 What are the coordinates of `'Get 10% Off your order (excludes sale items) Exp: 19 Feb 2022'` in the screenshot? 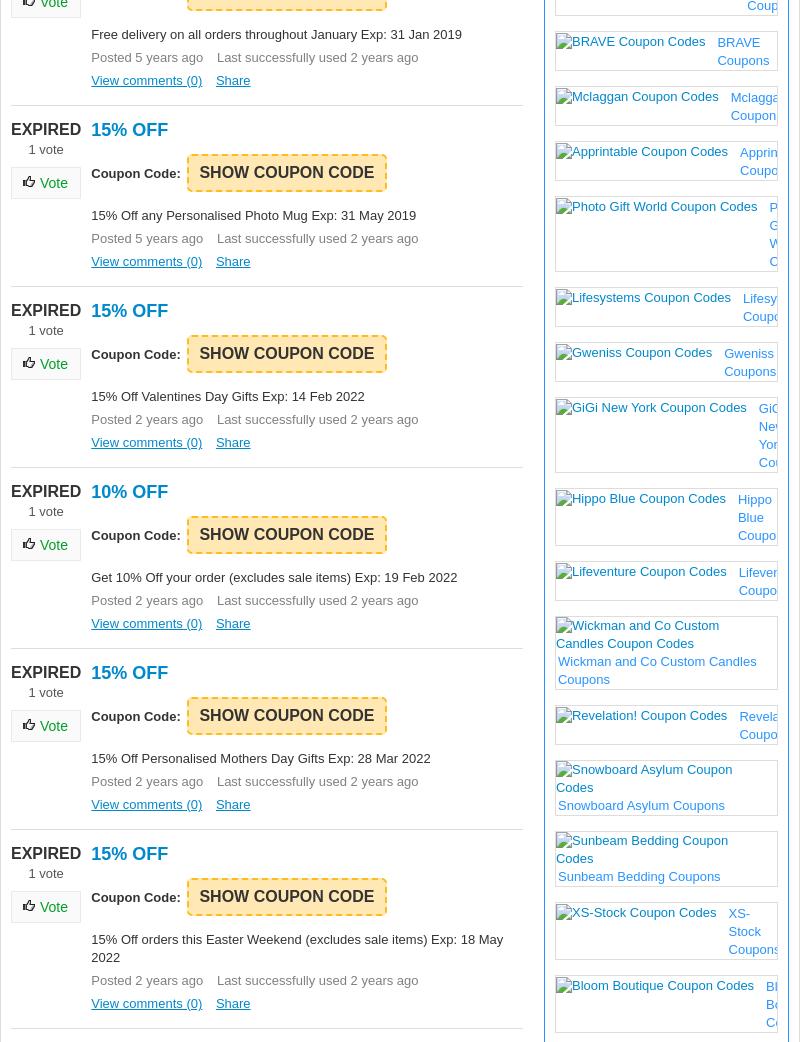 It's located at (91, 576).